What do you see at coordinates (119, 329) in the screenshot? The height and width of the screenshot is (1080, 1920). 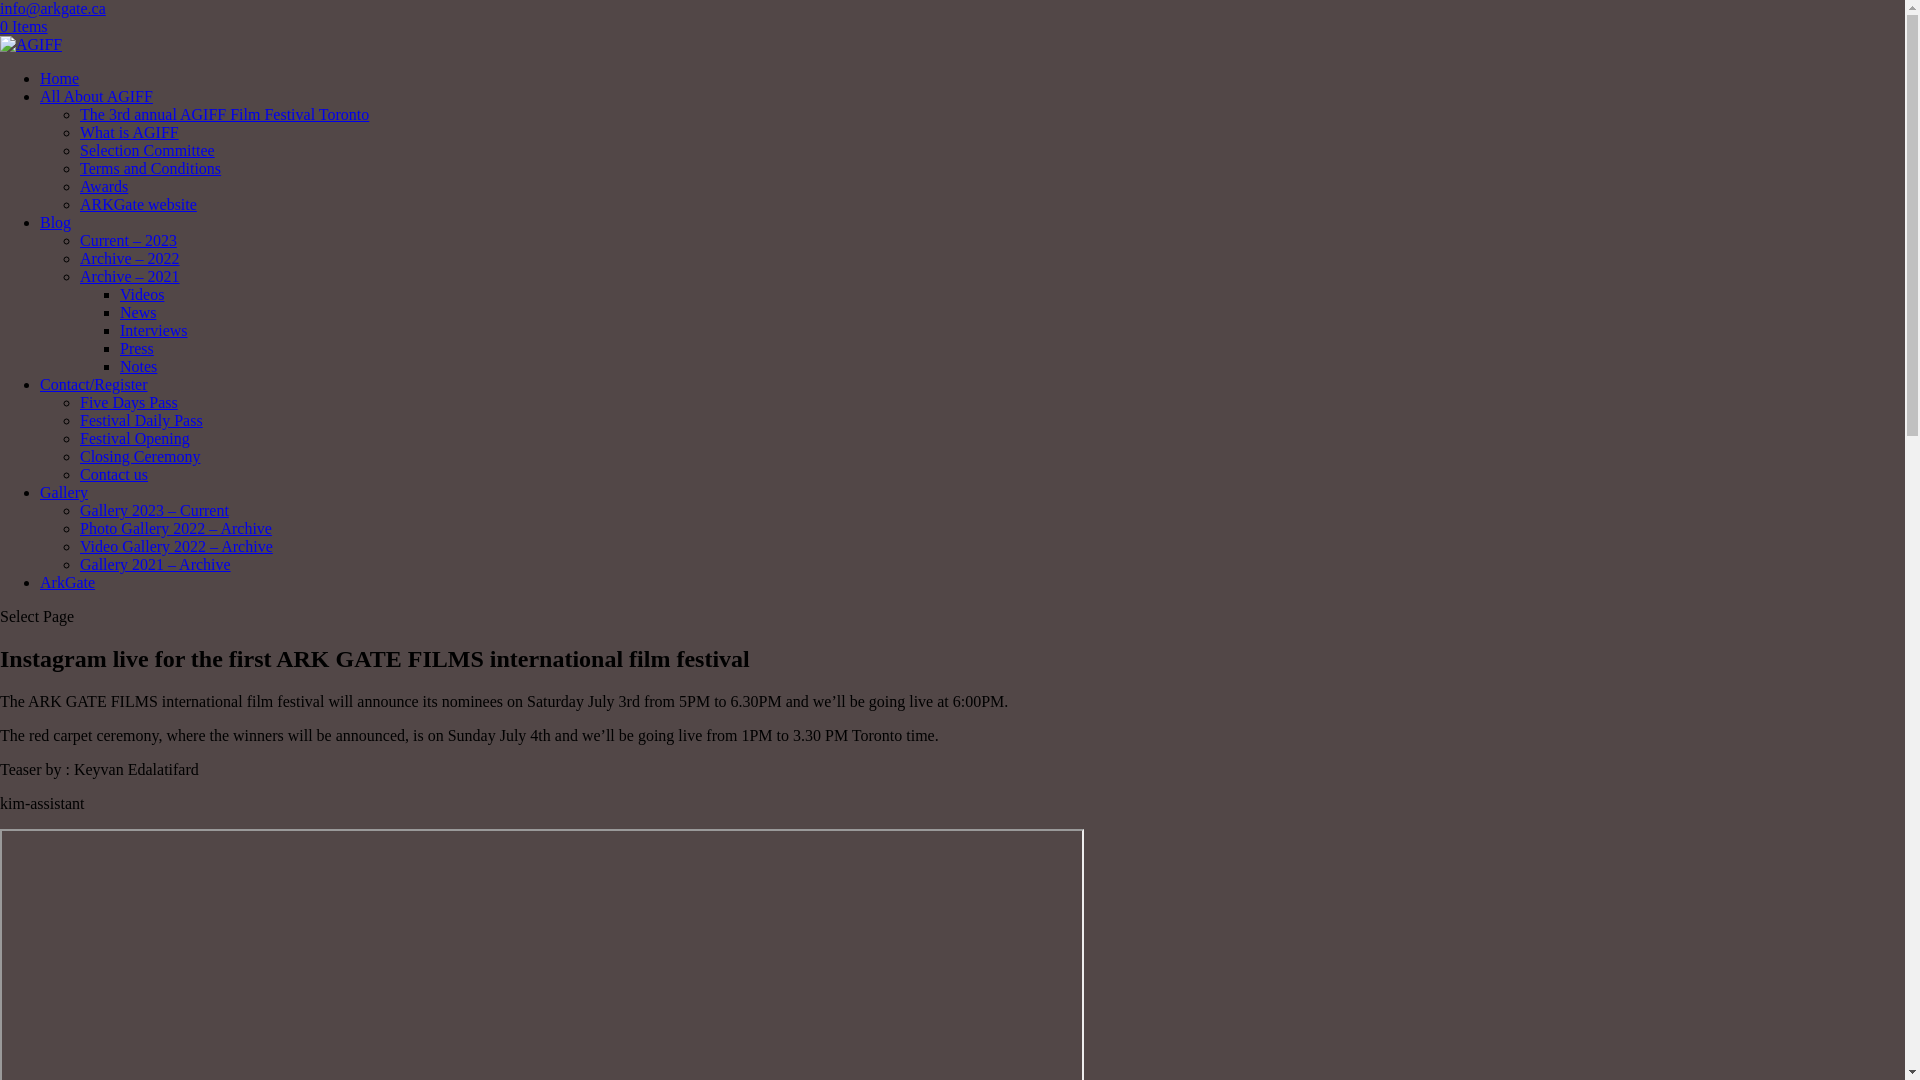 I see `'Interviews'` at bounding box center [119, 329].